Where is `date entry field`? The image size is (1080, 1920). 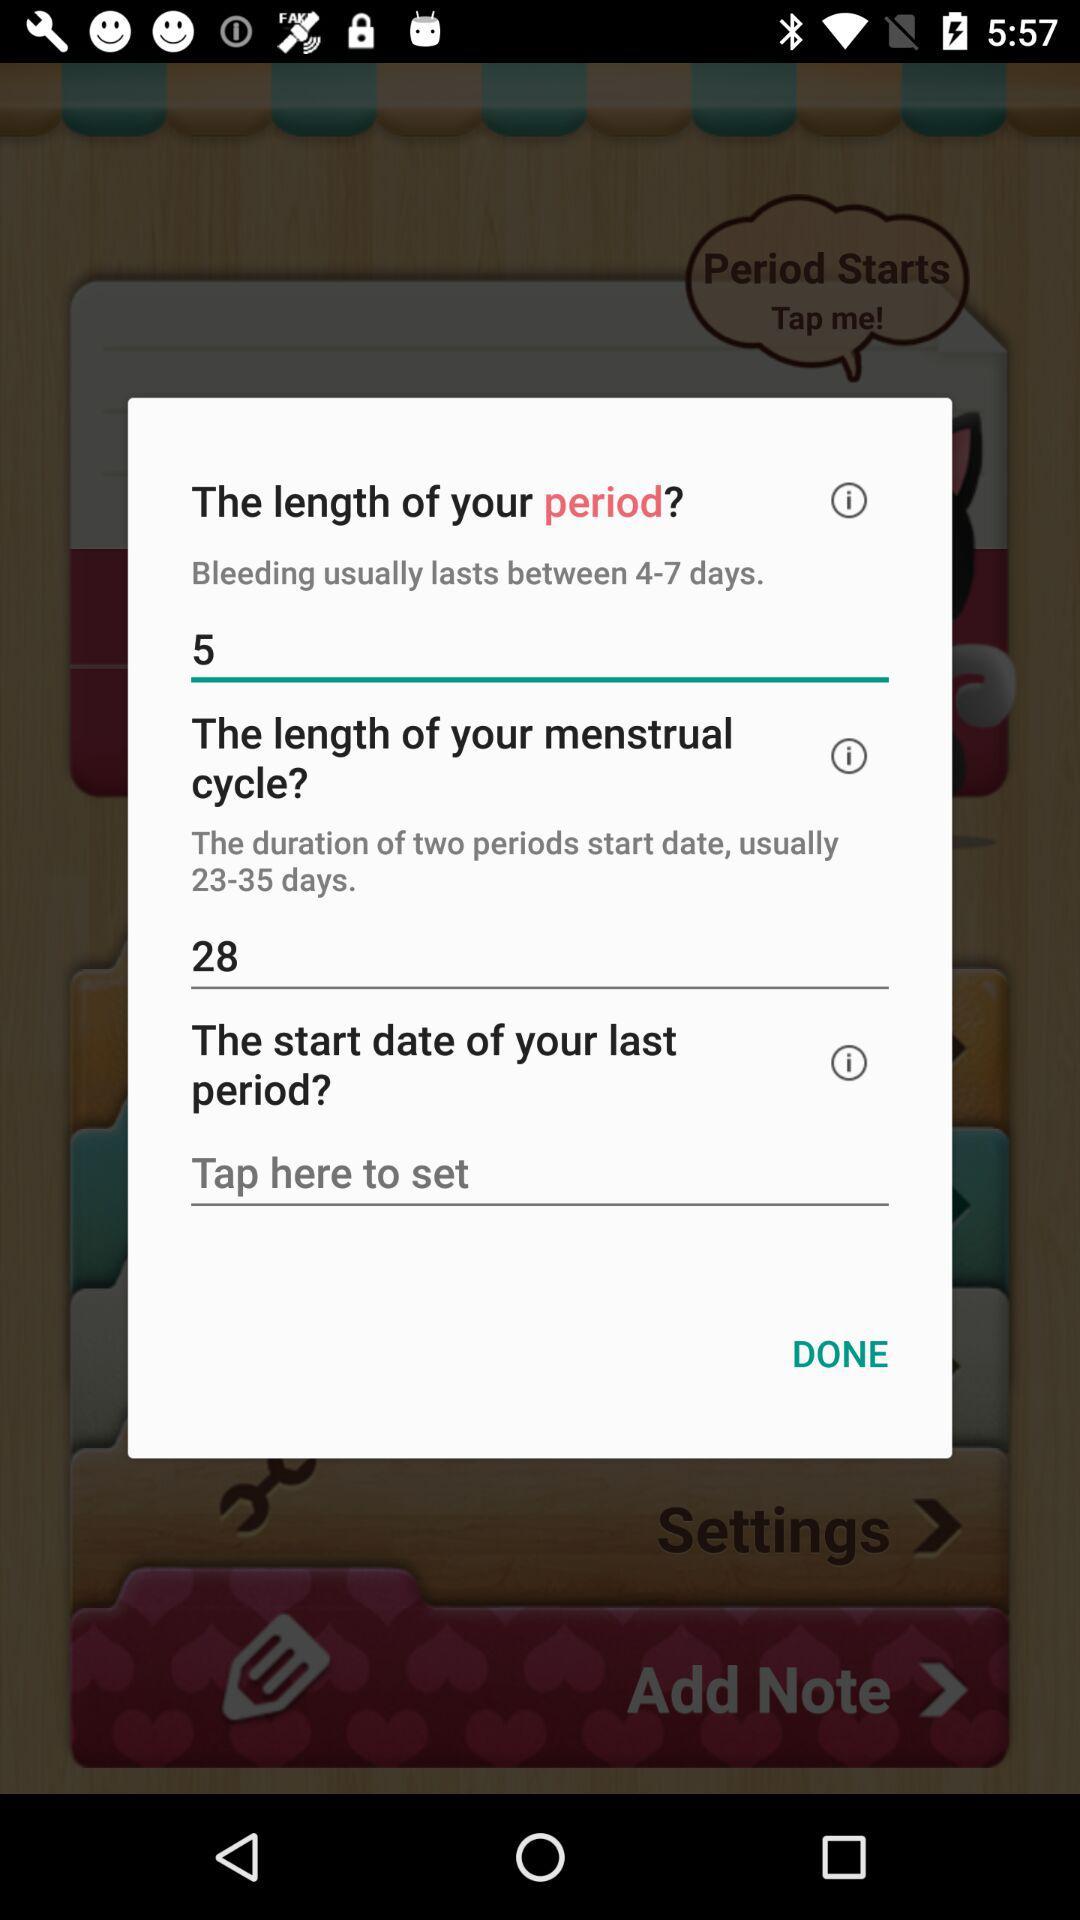 date entry field is located at coordinates (540, 1174).